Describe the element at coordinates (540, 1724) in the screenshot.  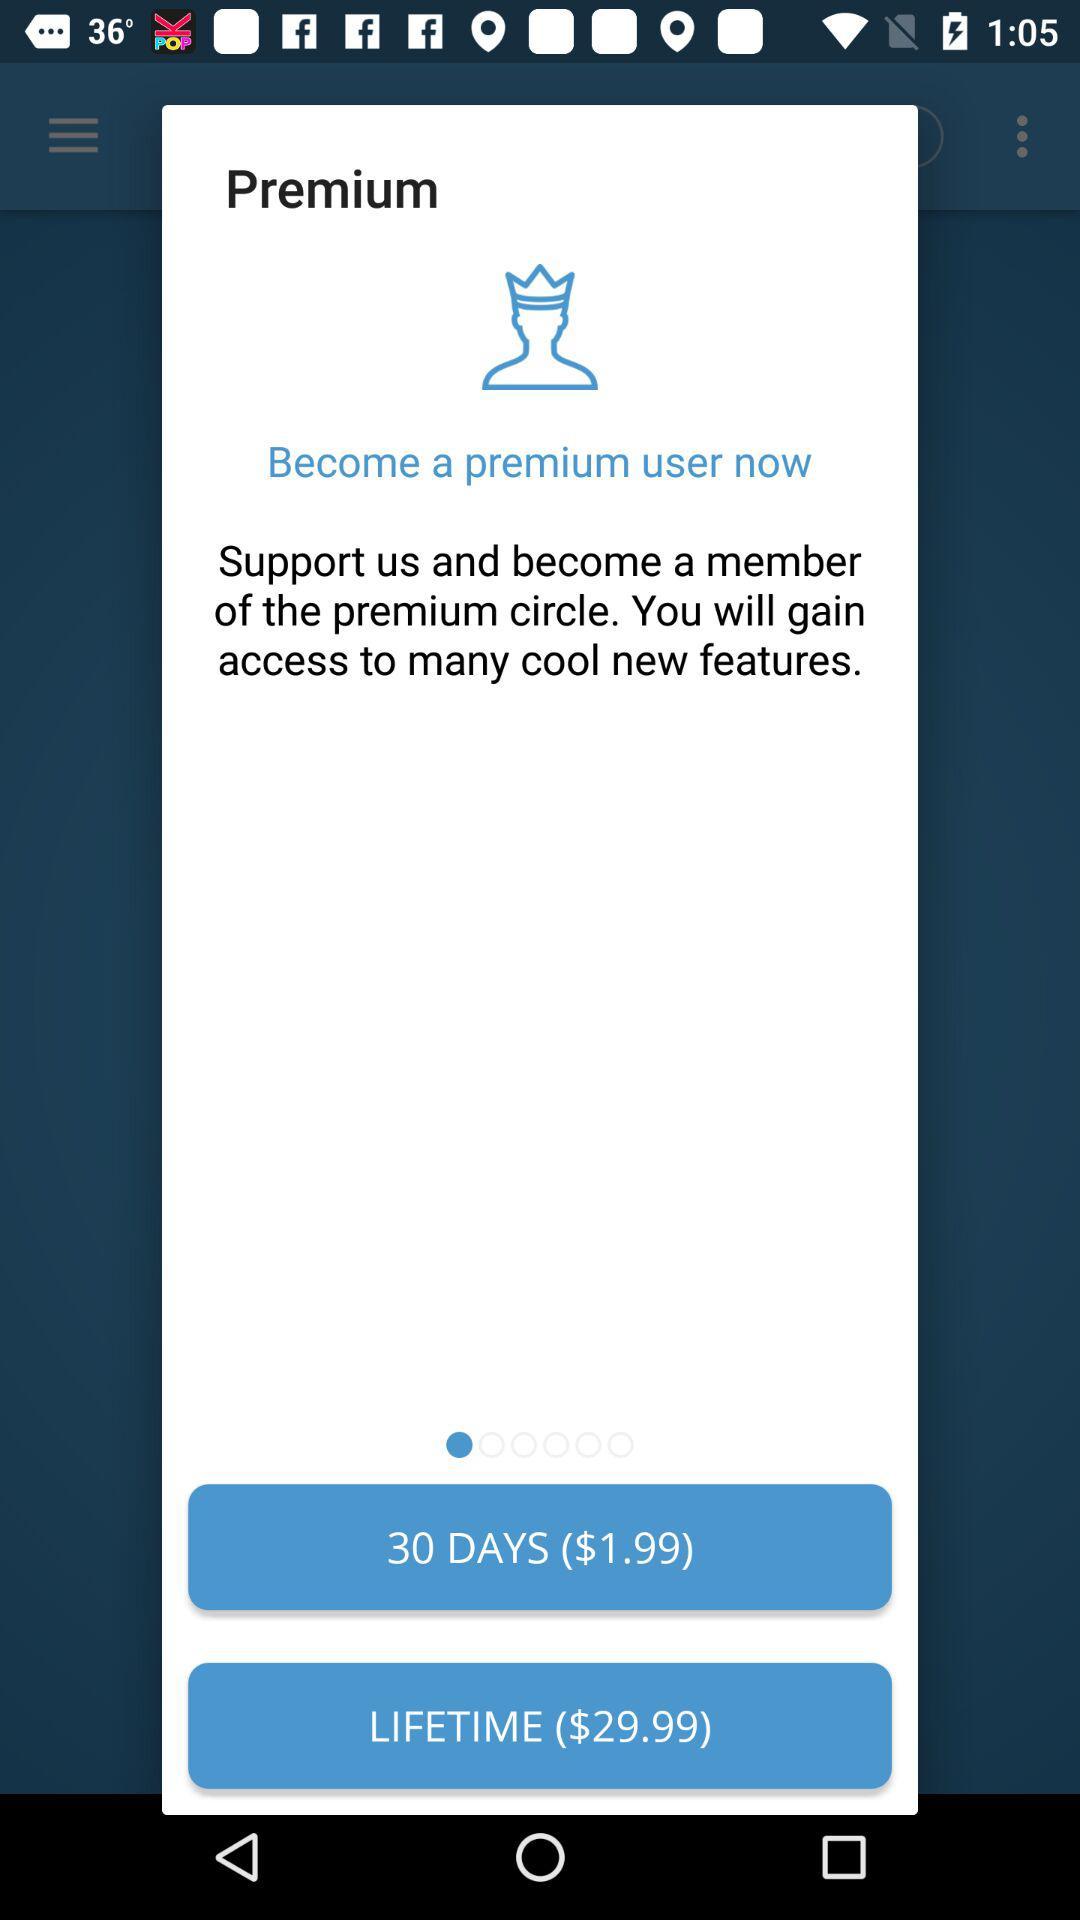
I see `lifetime ($29.99)` at that location.